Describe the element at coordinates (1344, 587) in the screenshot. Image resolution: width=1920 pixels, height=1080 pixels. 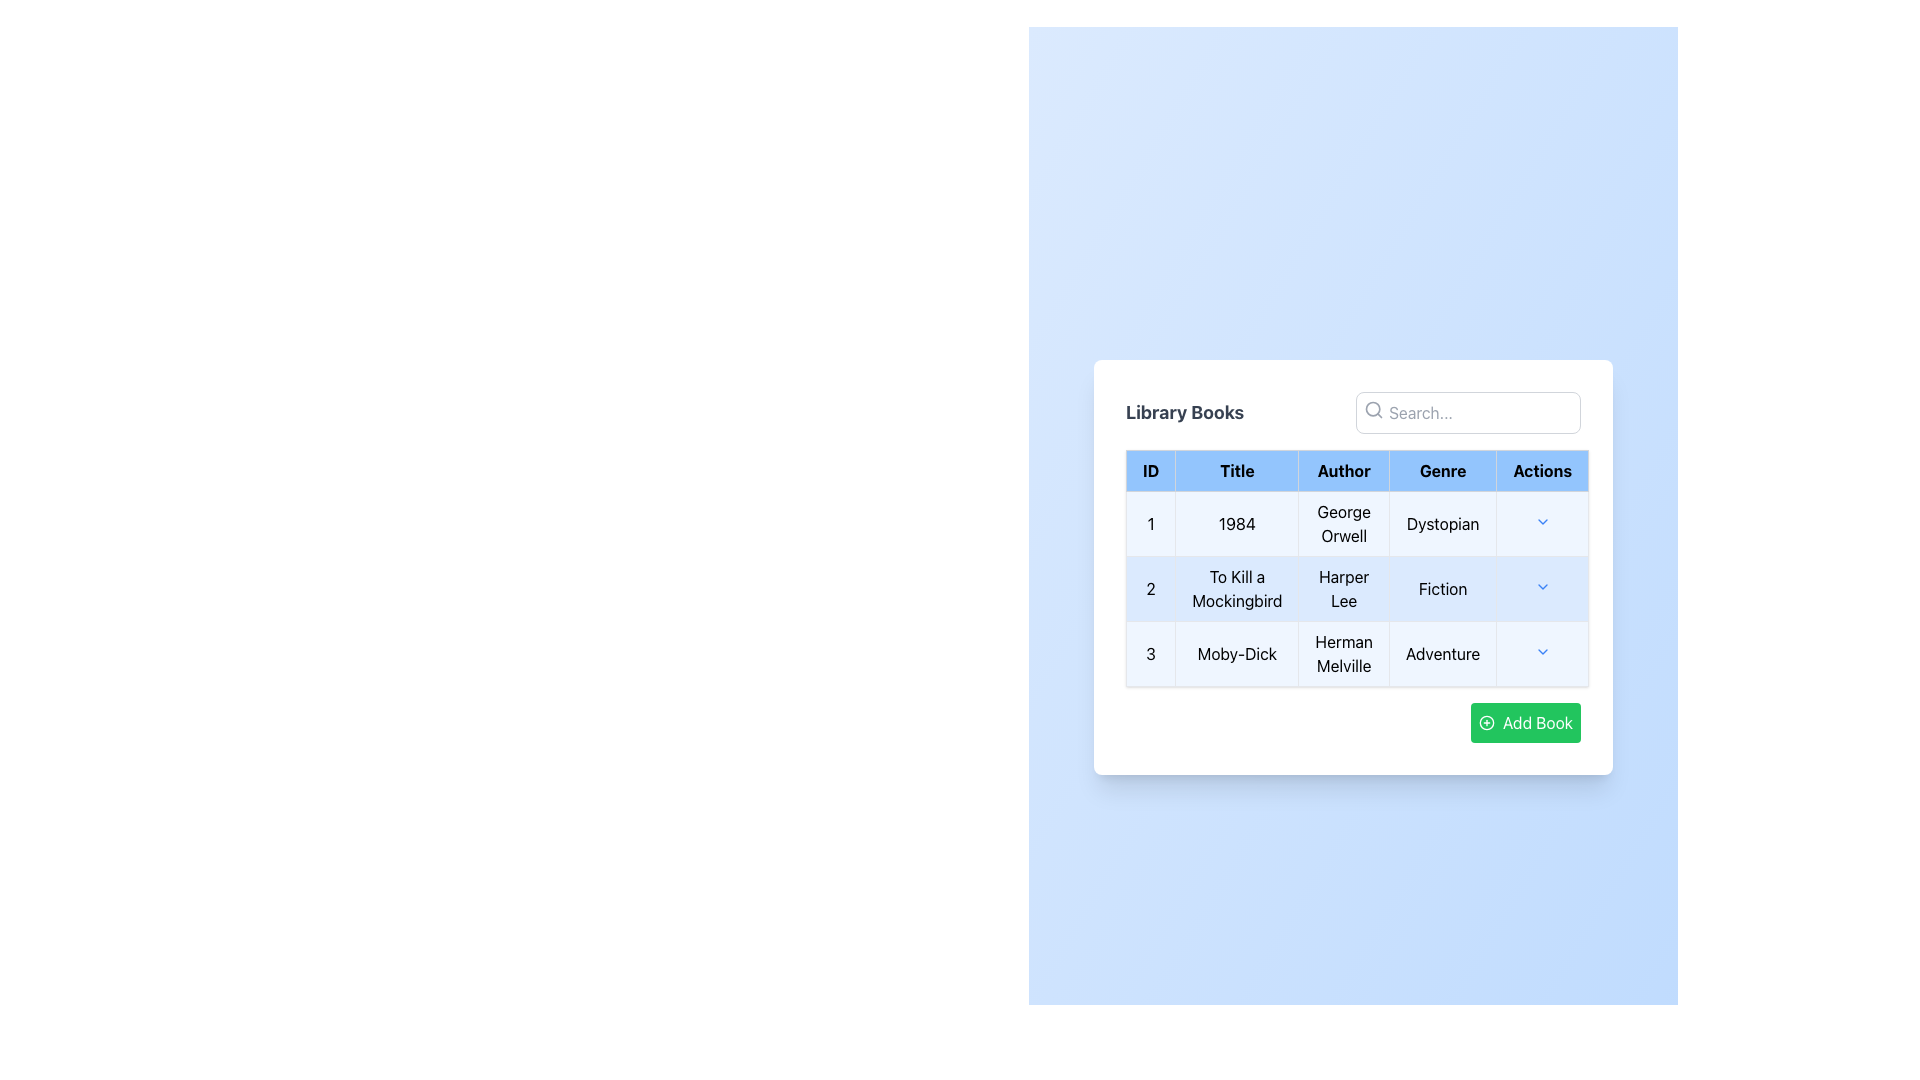
I see `the text display representing the author of 'To Kill a Mockingbird' located in the second row of the library table under the 'Author' column` at that location.